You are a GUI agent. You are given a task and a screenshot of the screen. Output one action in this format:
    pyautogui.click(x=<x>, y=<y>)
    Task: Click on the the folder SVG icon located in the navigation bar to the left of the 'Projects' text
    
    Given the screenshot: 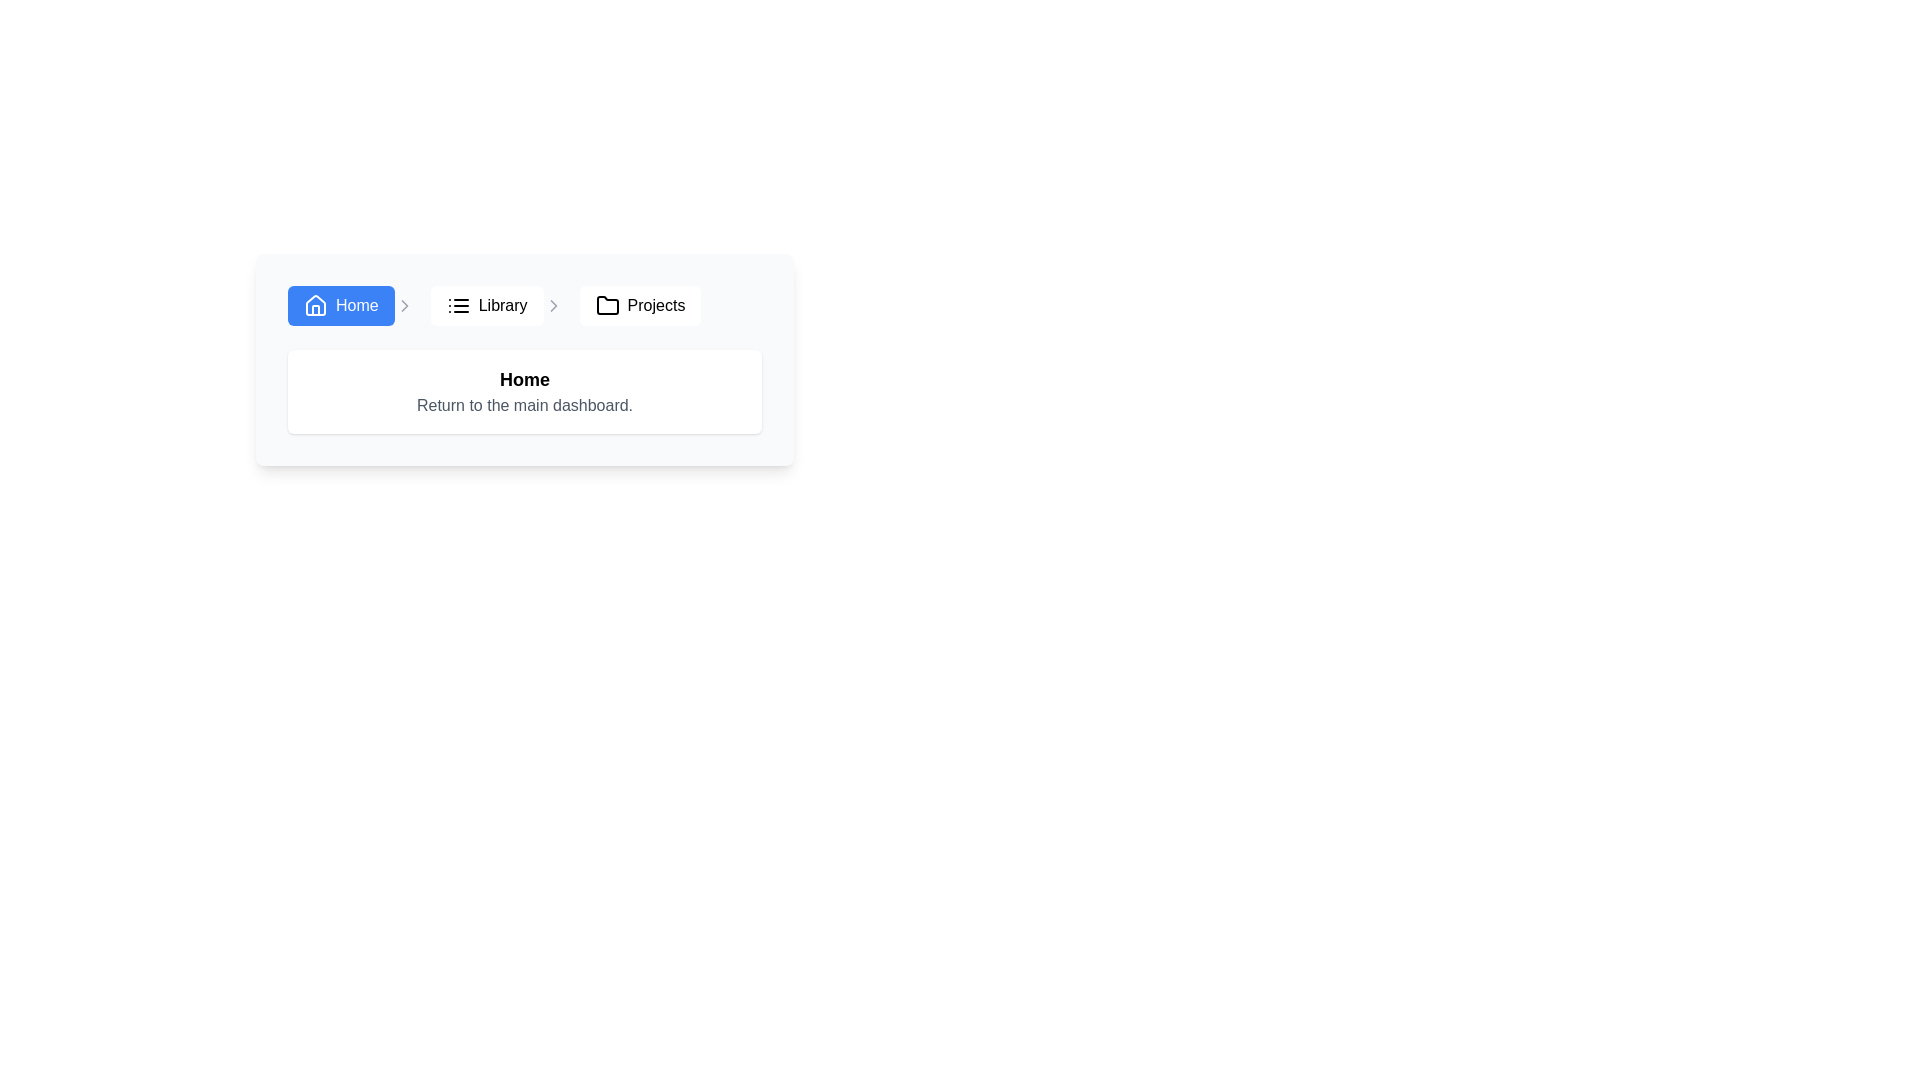 What is the action you would take?
    pyautogui.click(x=606, y=305)
    